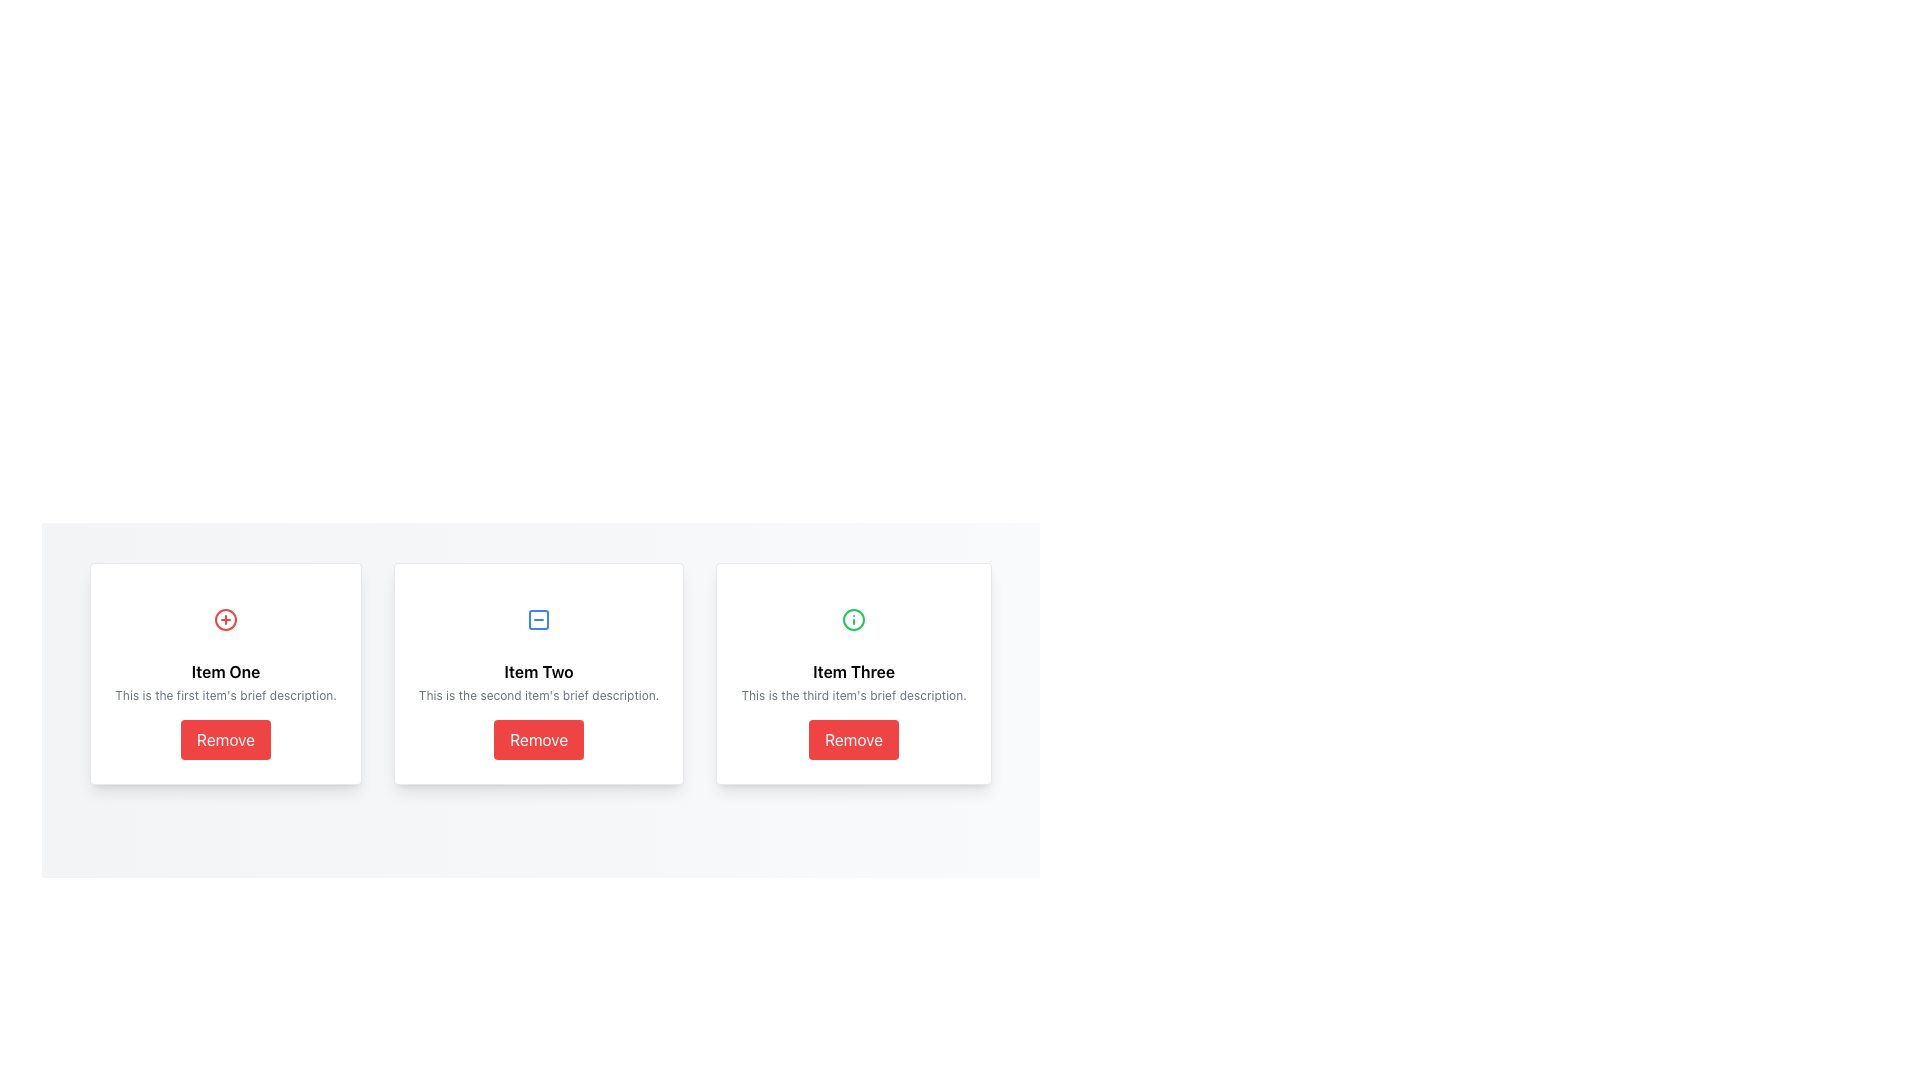 The image size is (1920, 1080). What do you see at coordinates (539, 671) in the screenshot?
I see `the text label displaying 'Item Two'` at bounding box center [539, 671].